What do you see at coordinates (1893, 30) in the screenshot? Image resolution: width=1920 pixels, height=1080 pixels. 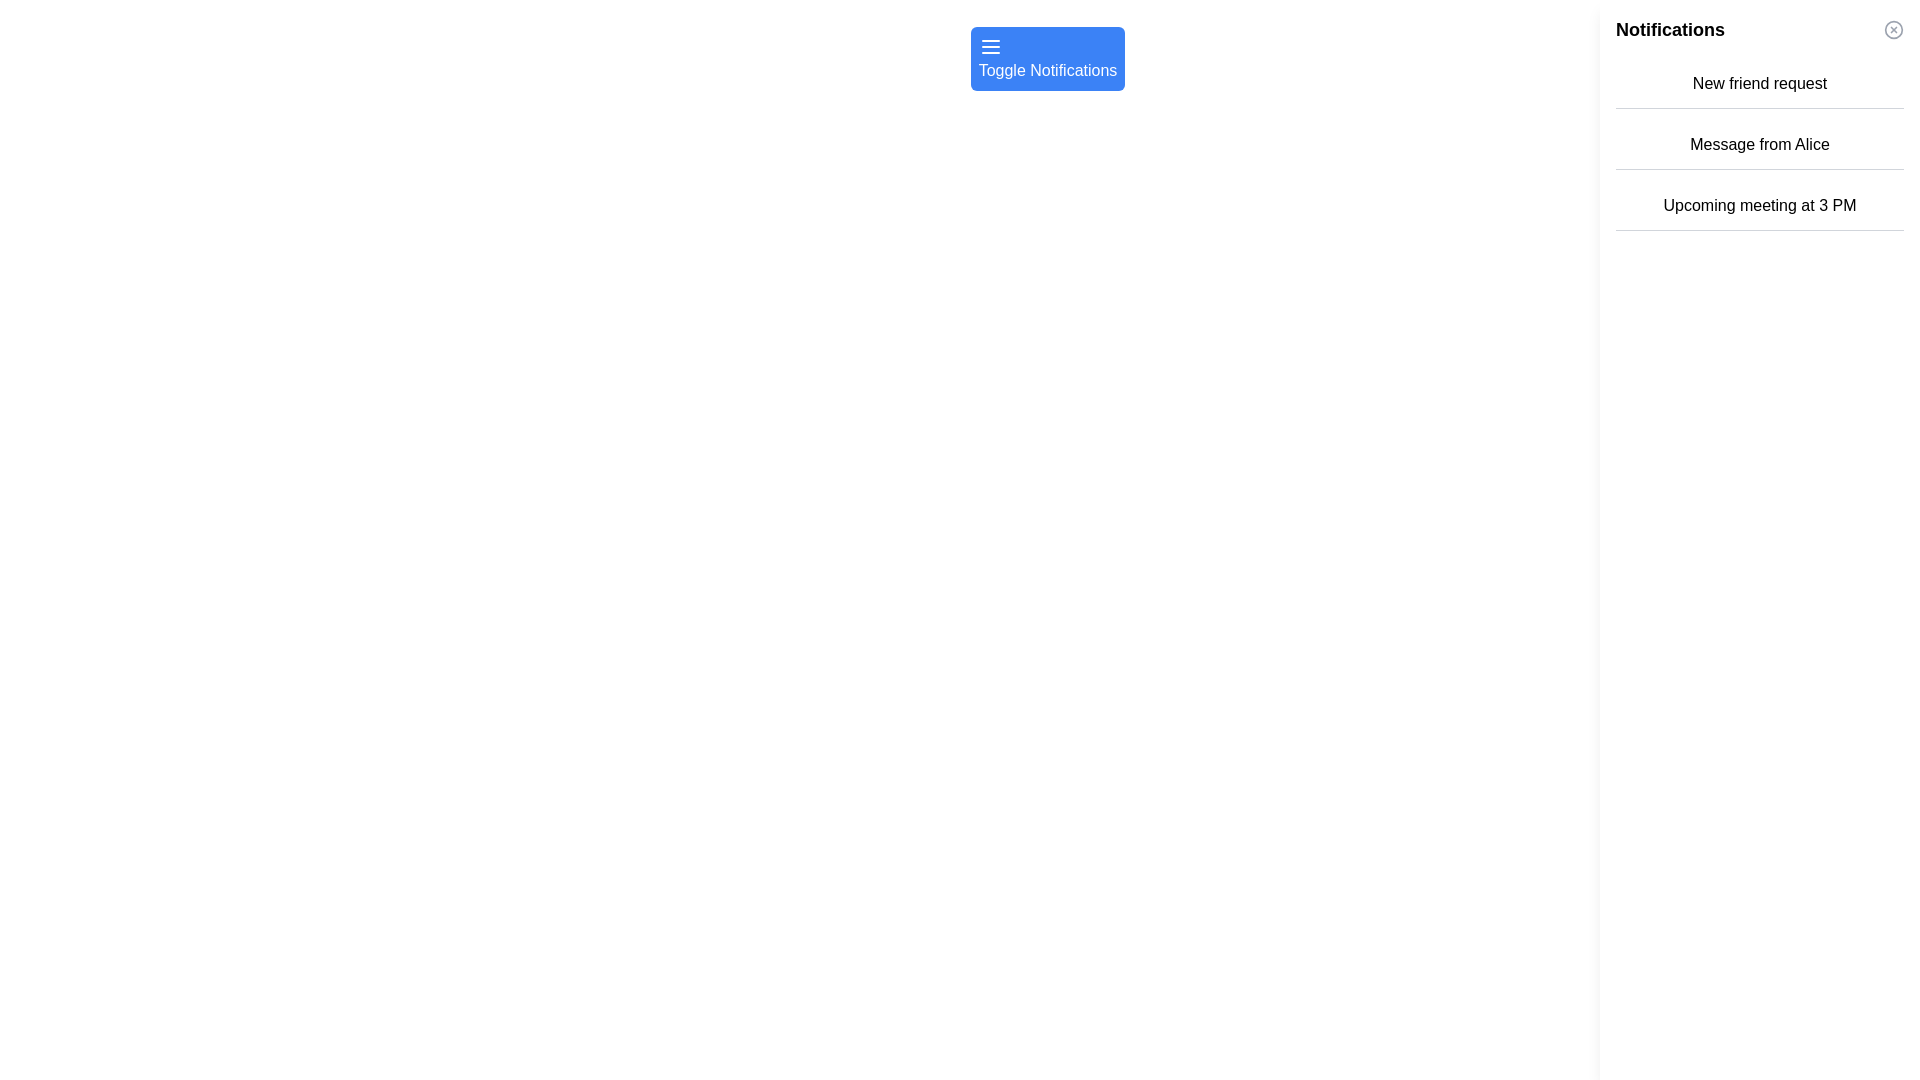 I see `the circular close button located at the top-right corner of the notification panel` at bounding box center [1893, 30].